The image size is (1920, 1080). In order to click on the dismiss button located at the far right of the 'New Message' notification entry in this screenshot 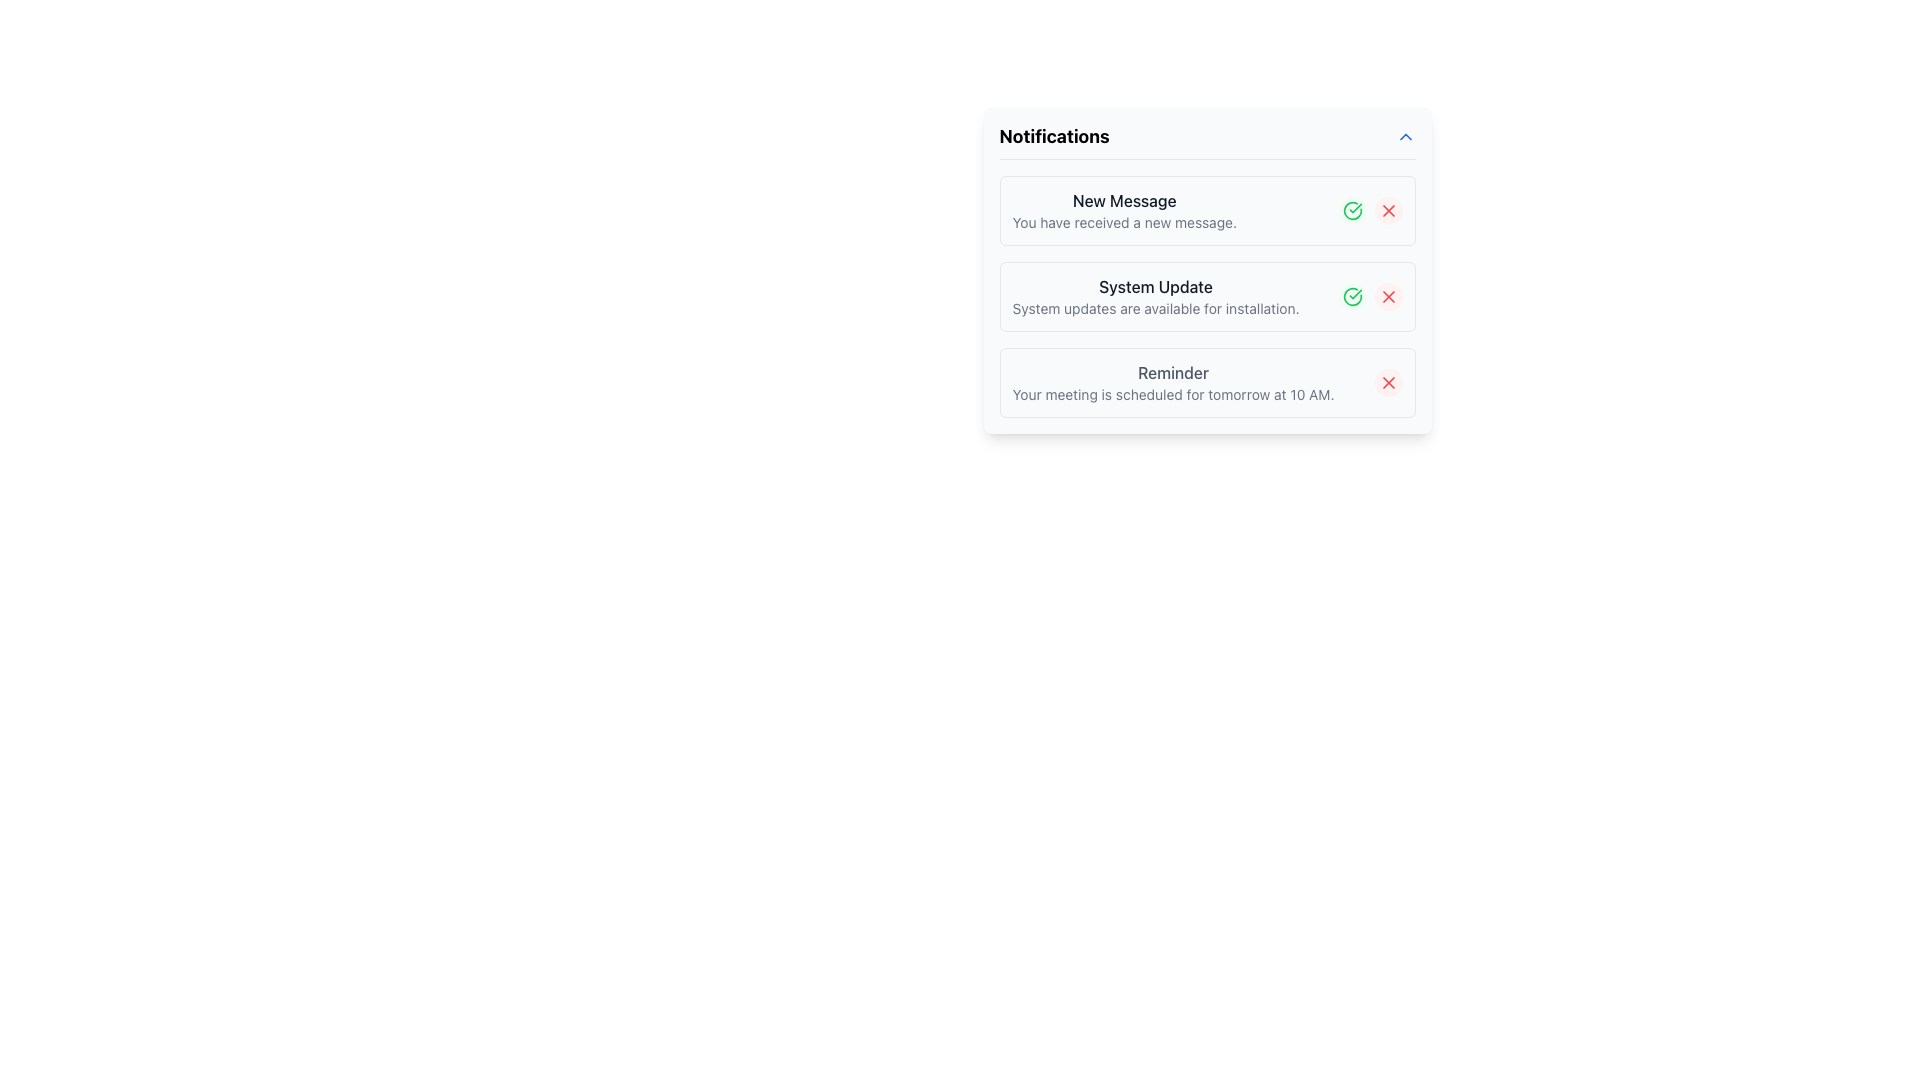, I will do `click(1387, 211)`.